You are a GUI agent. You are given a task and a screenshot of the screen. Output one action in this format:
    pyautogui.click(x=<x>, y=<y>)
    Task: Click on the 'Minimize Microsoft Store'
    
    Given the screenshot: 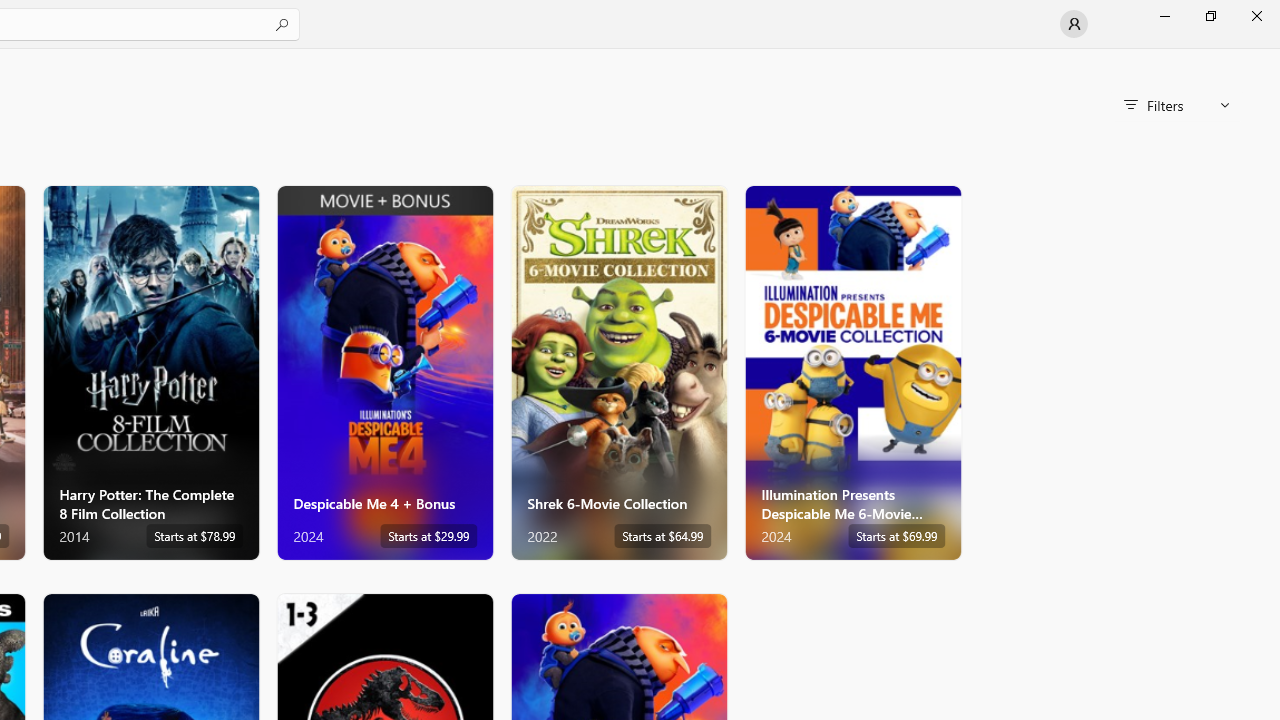 What is the action you would take?
    pyautogui.click(x=1164, y=15)
    